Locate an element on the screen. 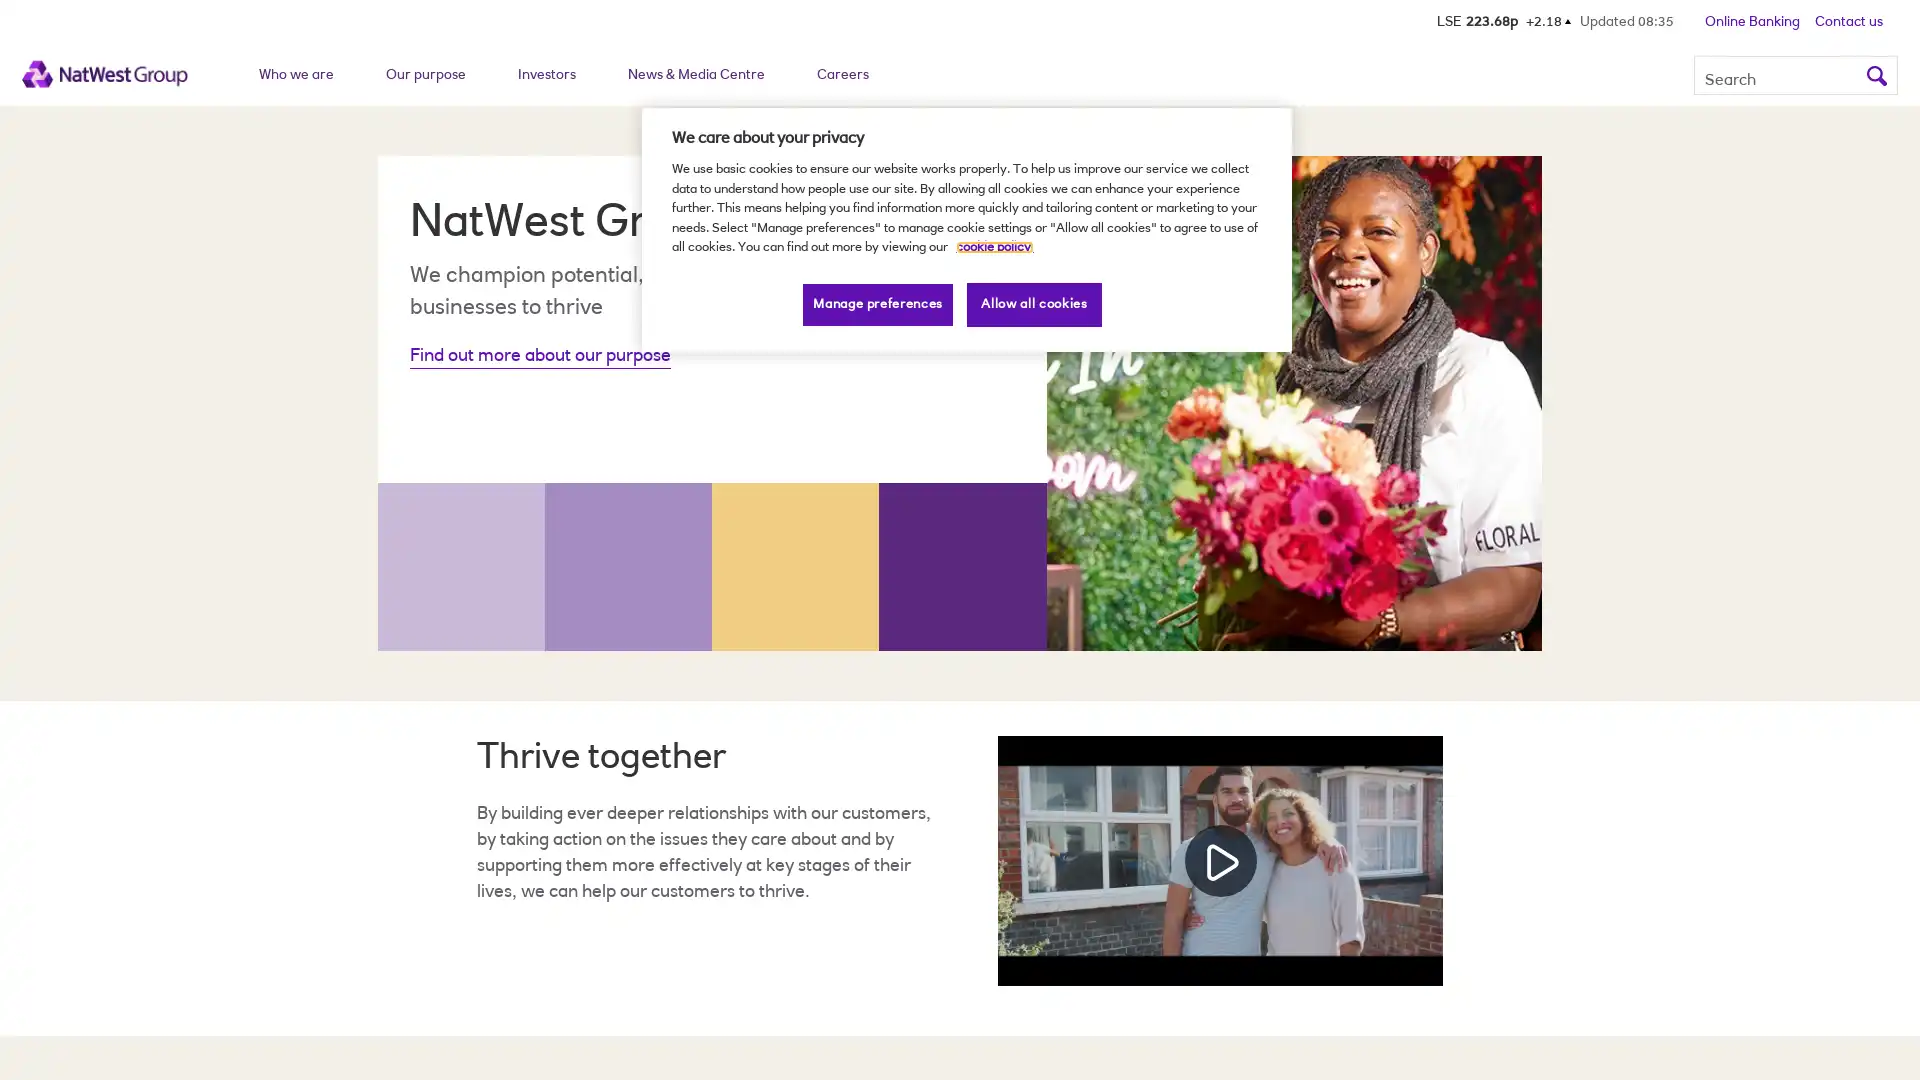 The width and height of the screenshot is (1920, 1080). Thrive Together is located at coordinates (1219, 859).